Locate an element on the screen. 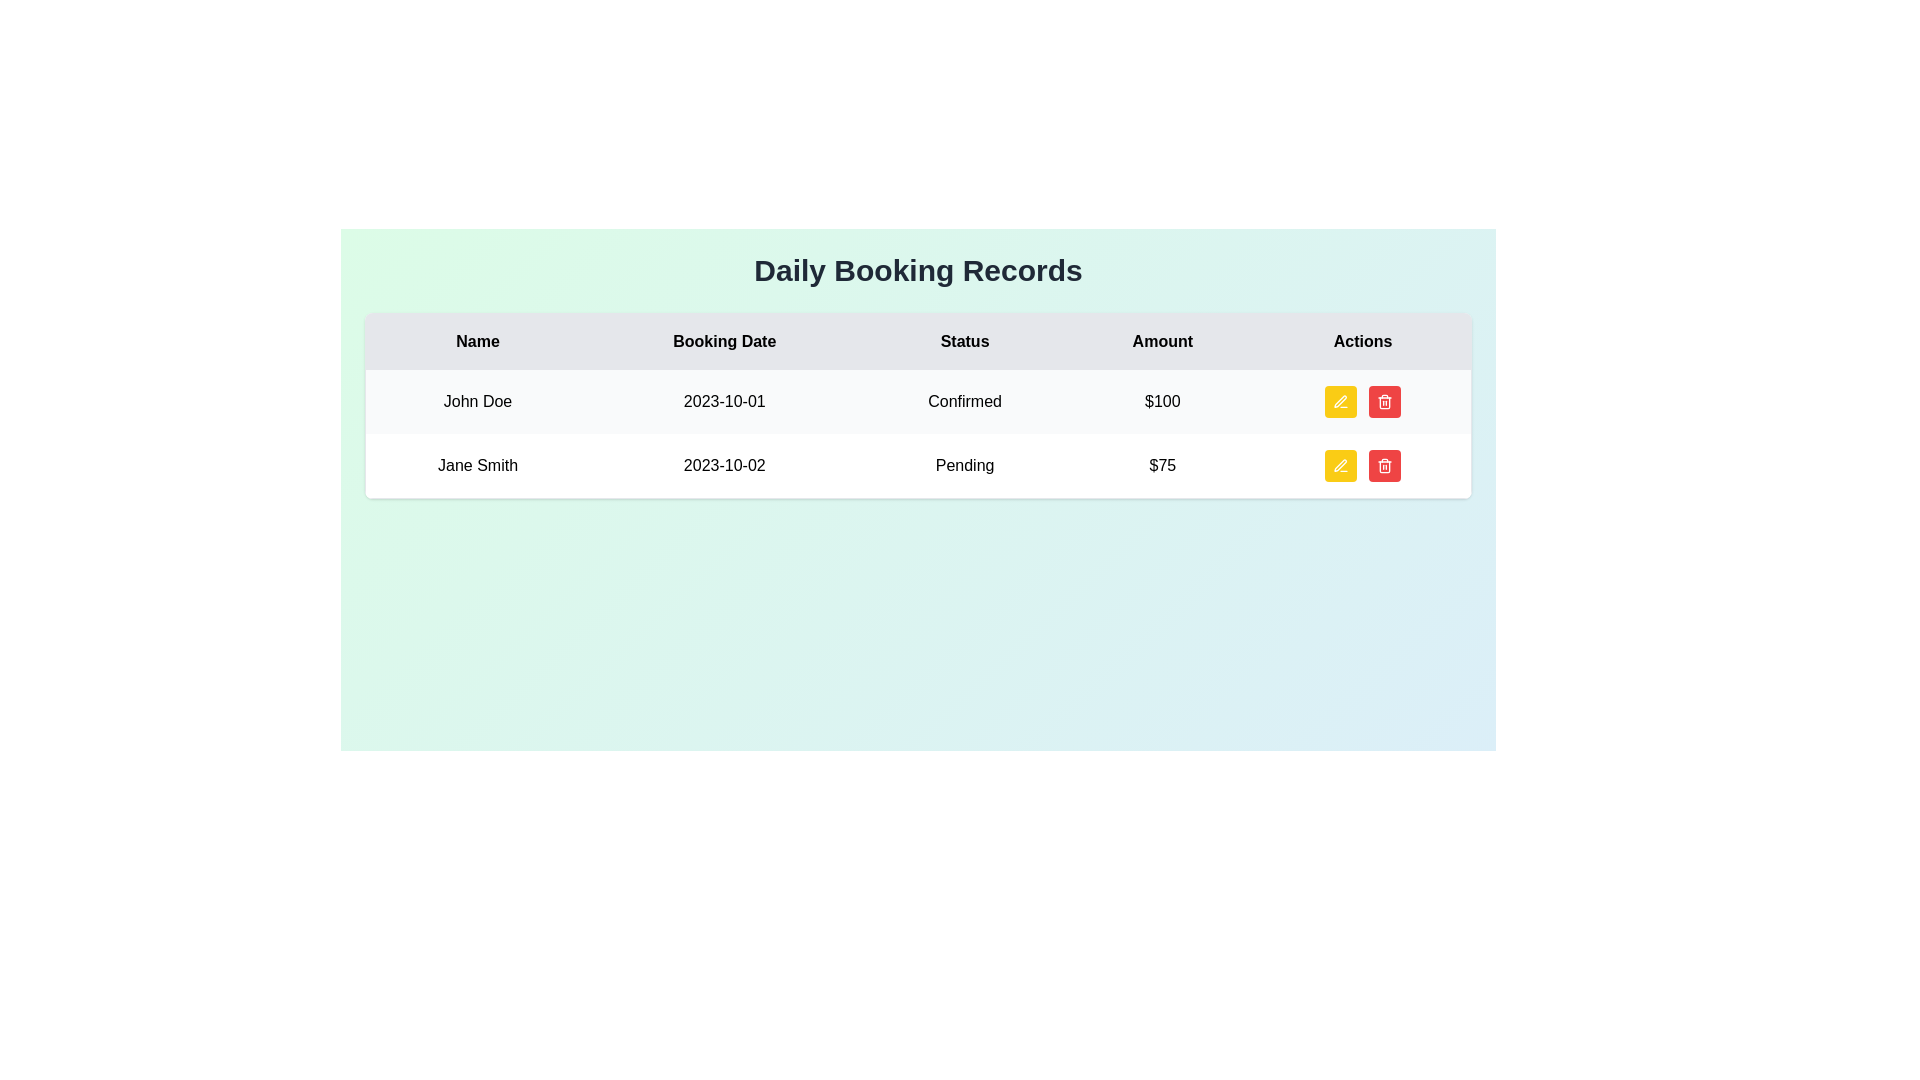 The width and height of the screenshot is (1920, 1080). the 'Pending' text label in the 'Status' column of the 'Daily Booking Records' table, which is located in the second row, between '2023-10-02' and '$75' is located at coordinates (965, 466).